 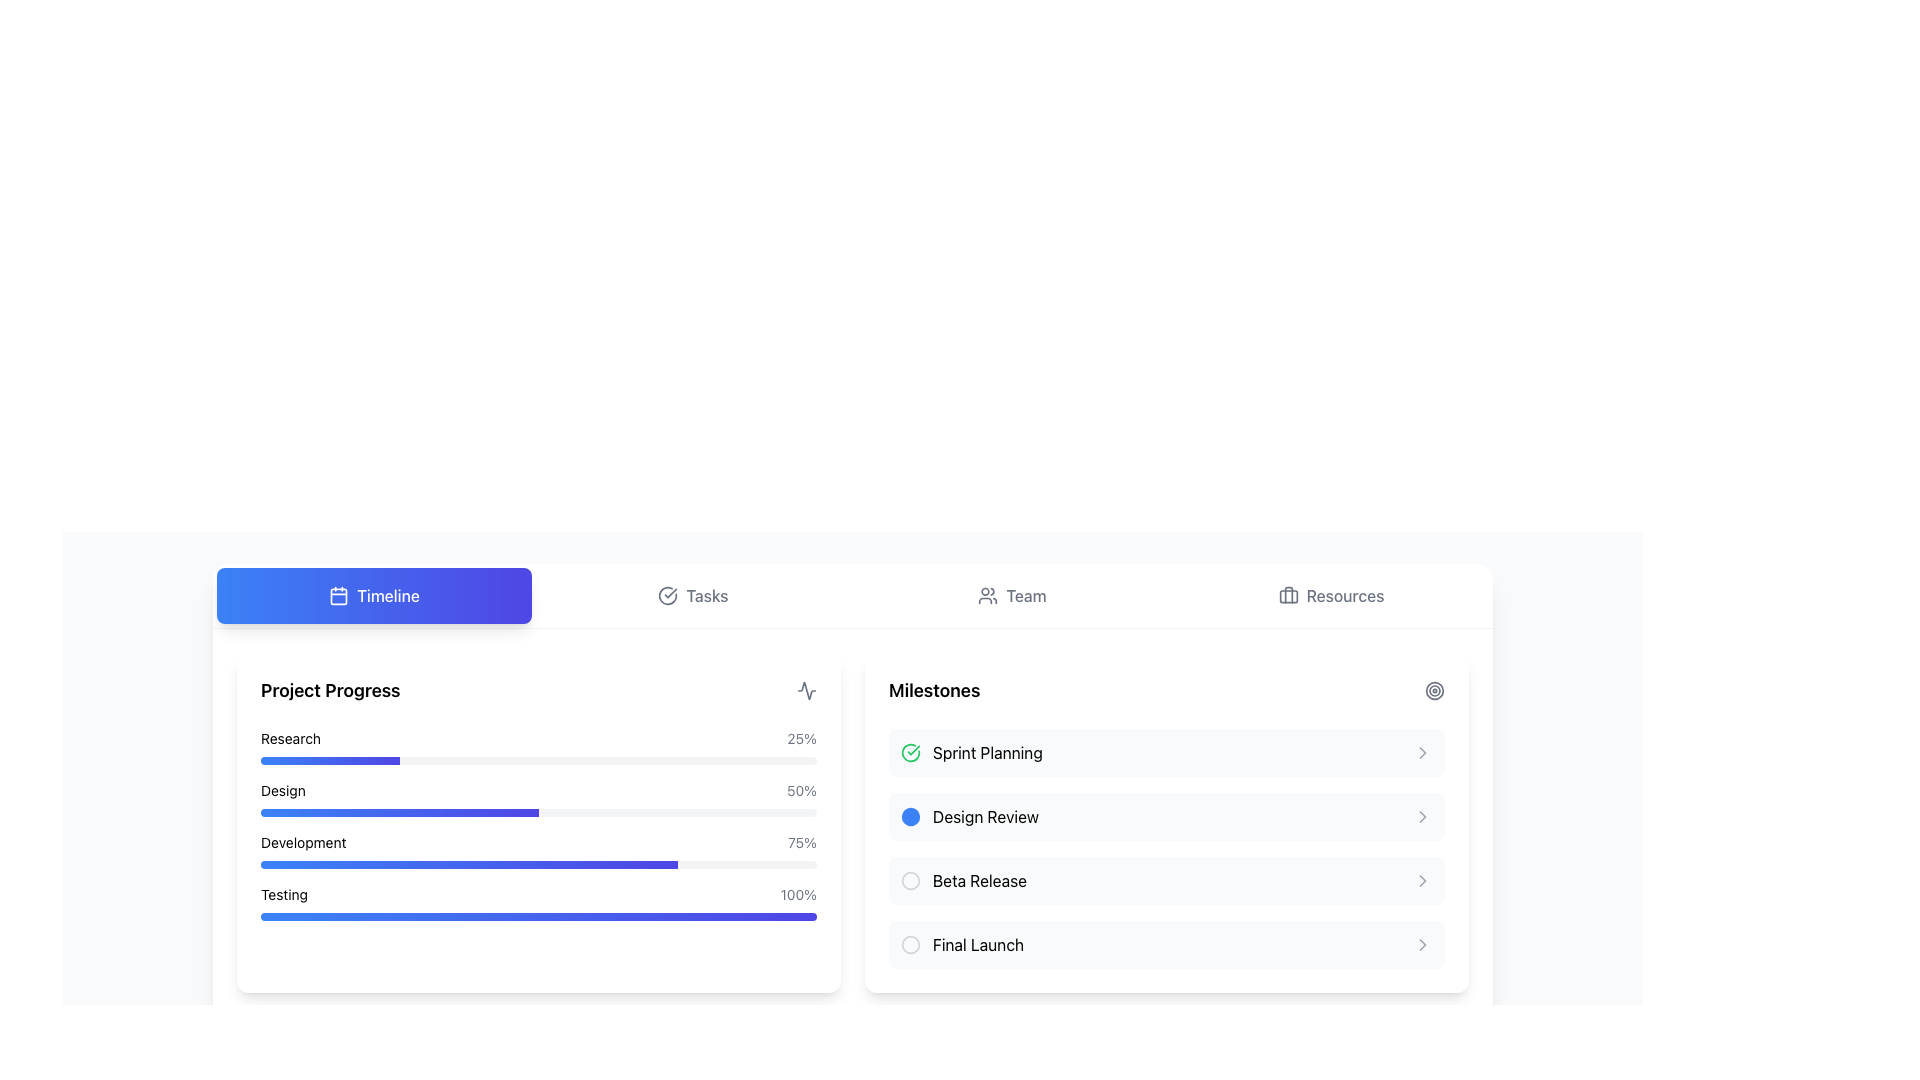 What do you see at coordinates (538, 902) in the screenshot?
I see `progress percentage from the 'Testing' progress indicator, which shows '100%' on the right side of the label` at bounding box center [538, 902].